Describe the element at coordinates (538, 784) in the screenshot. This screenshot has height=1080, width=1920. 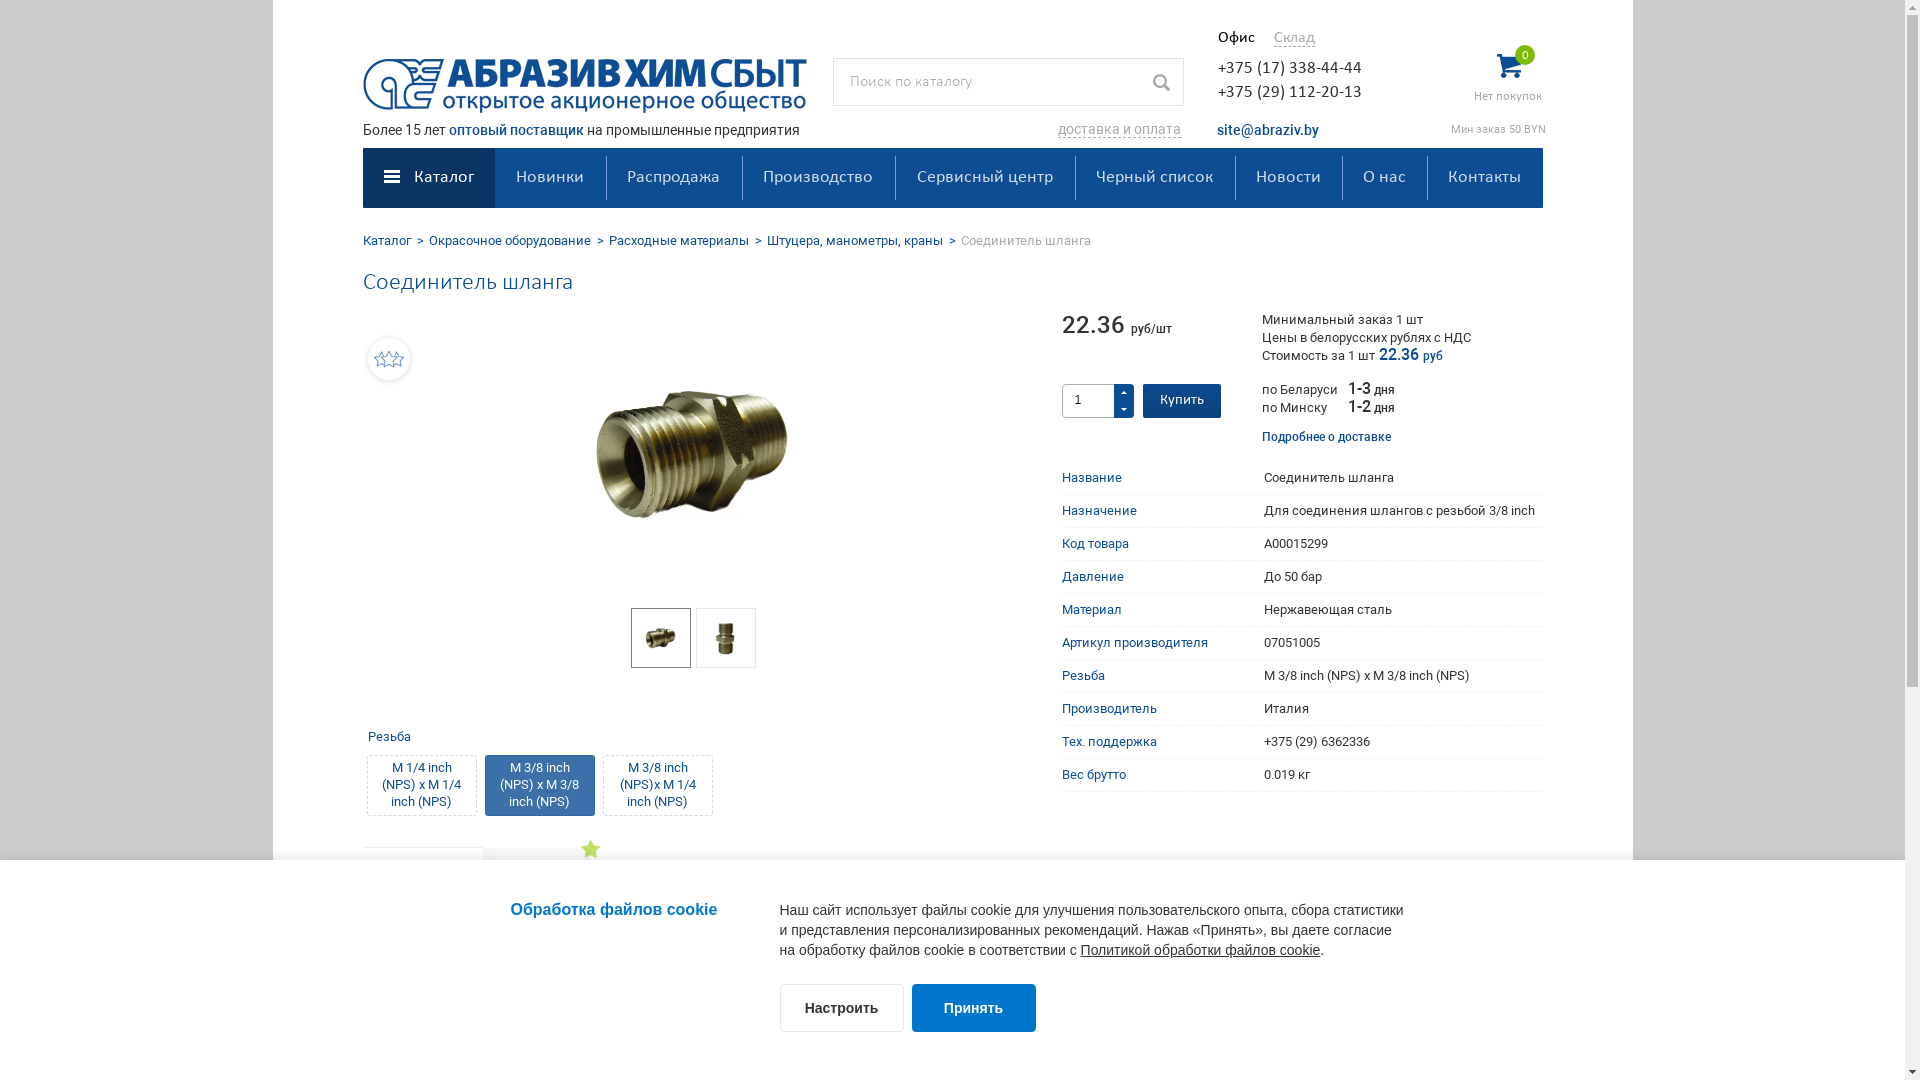
I see `'M 3/8 inch (NPS) x M 3/8 inch (NPS)'` at that location.